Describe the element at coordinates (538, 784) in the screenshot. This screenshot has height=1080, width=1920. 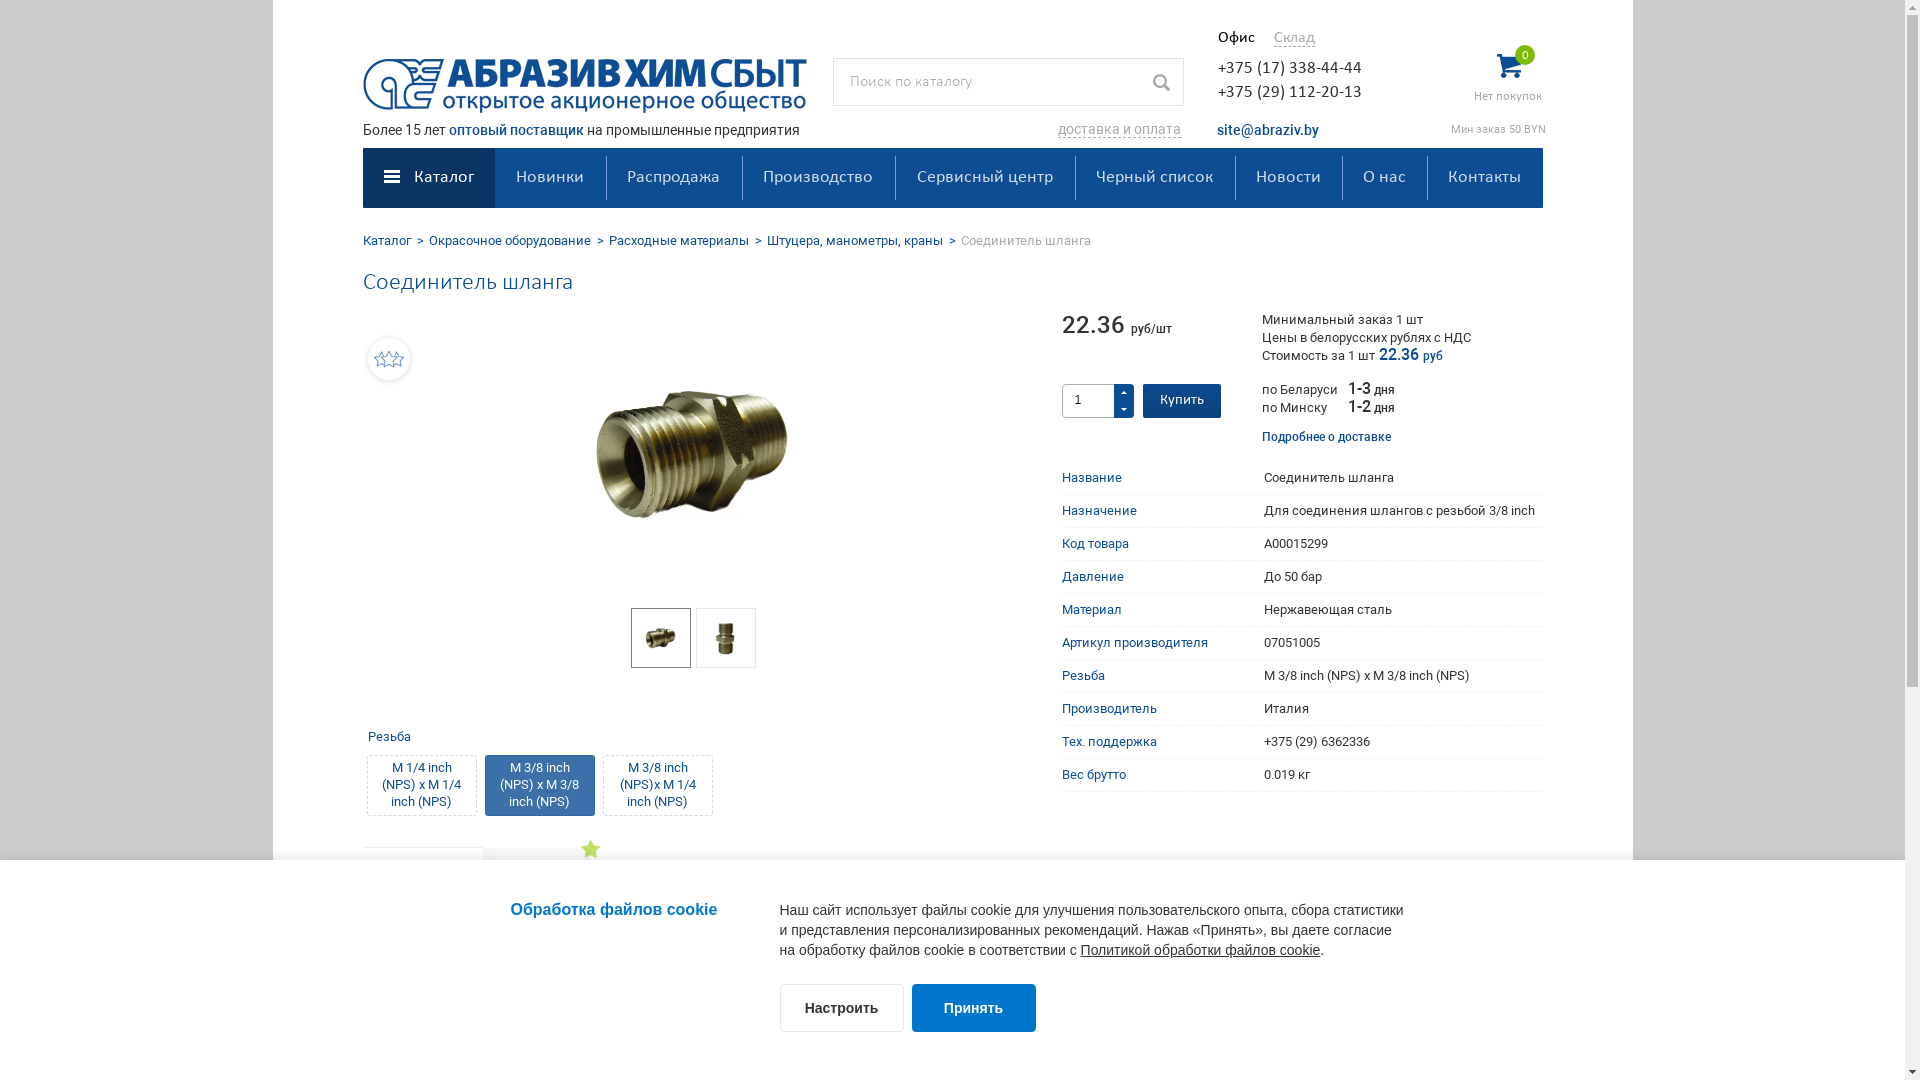
I see `'M 3/8 inch (NPS) x M 3/8 inch (NPS)'` at that location.